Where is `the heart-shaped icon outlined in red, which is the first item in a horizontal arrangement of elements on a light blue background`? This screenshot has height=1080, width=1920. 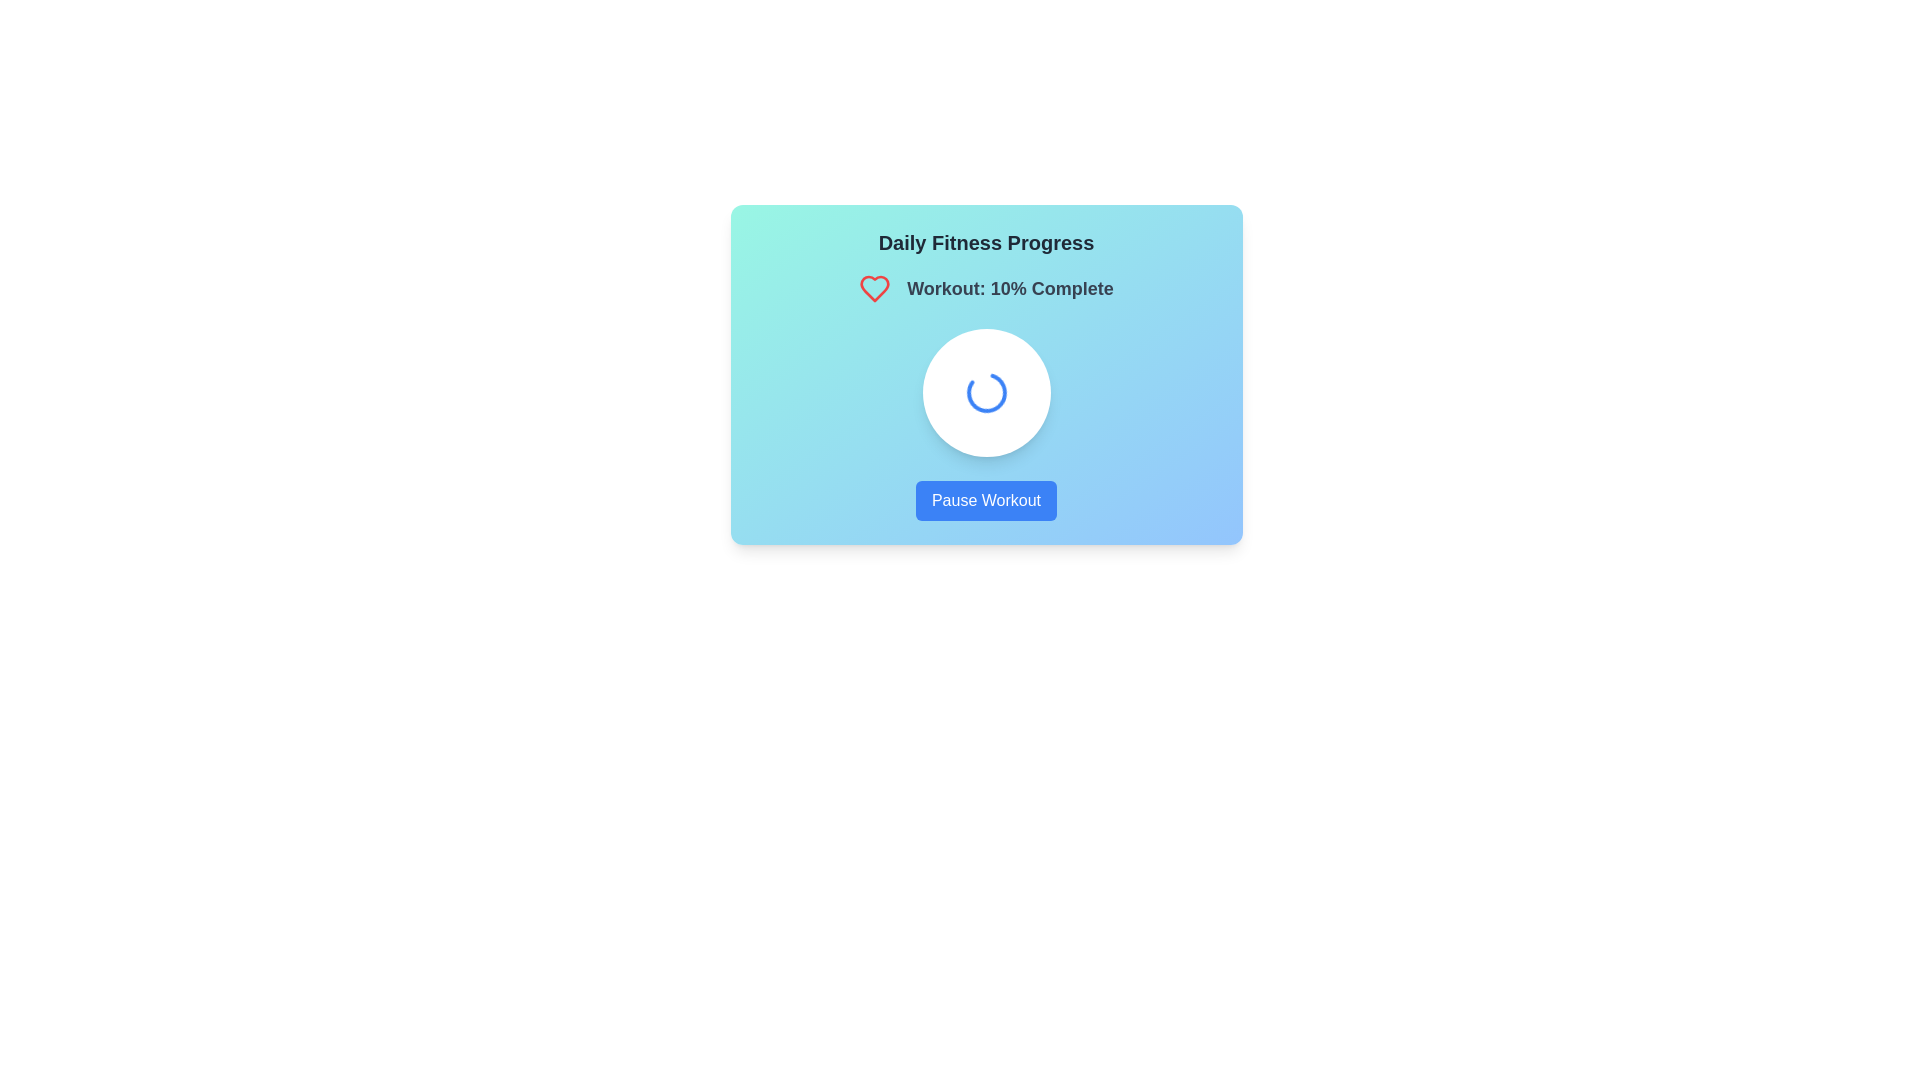
the heart-shaped icon outlined in red, which is the first item in a horizontal arrangement of elements on a light blue background is located at coordinates (880, 289).